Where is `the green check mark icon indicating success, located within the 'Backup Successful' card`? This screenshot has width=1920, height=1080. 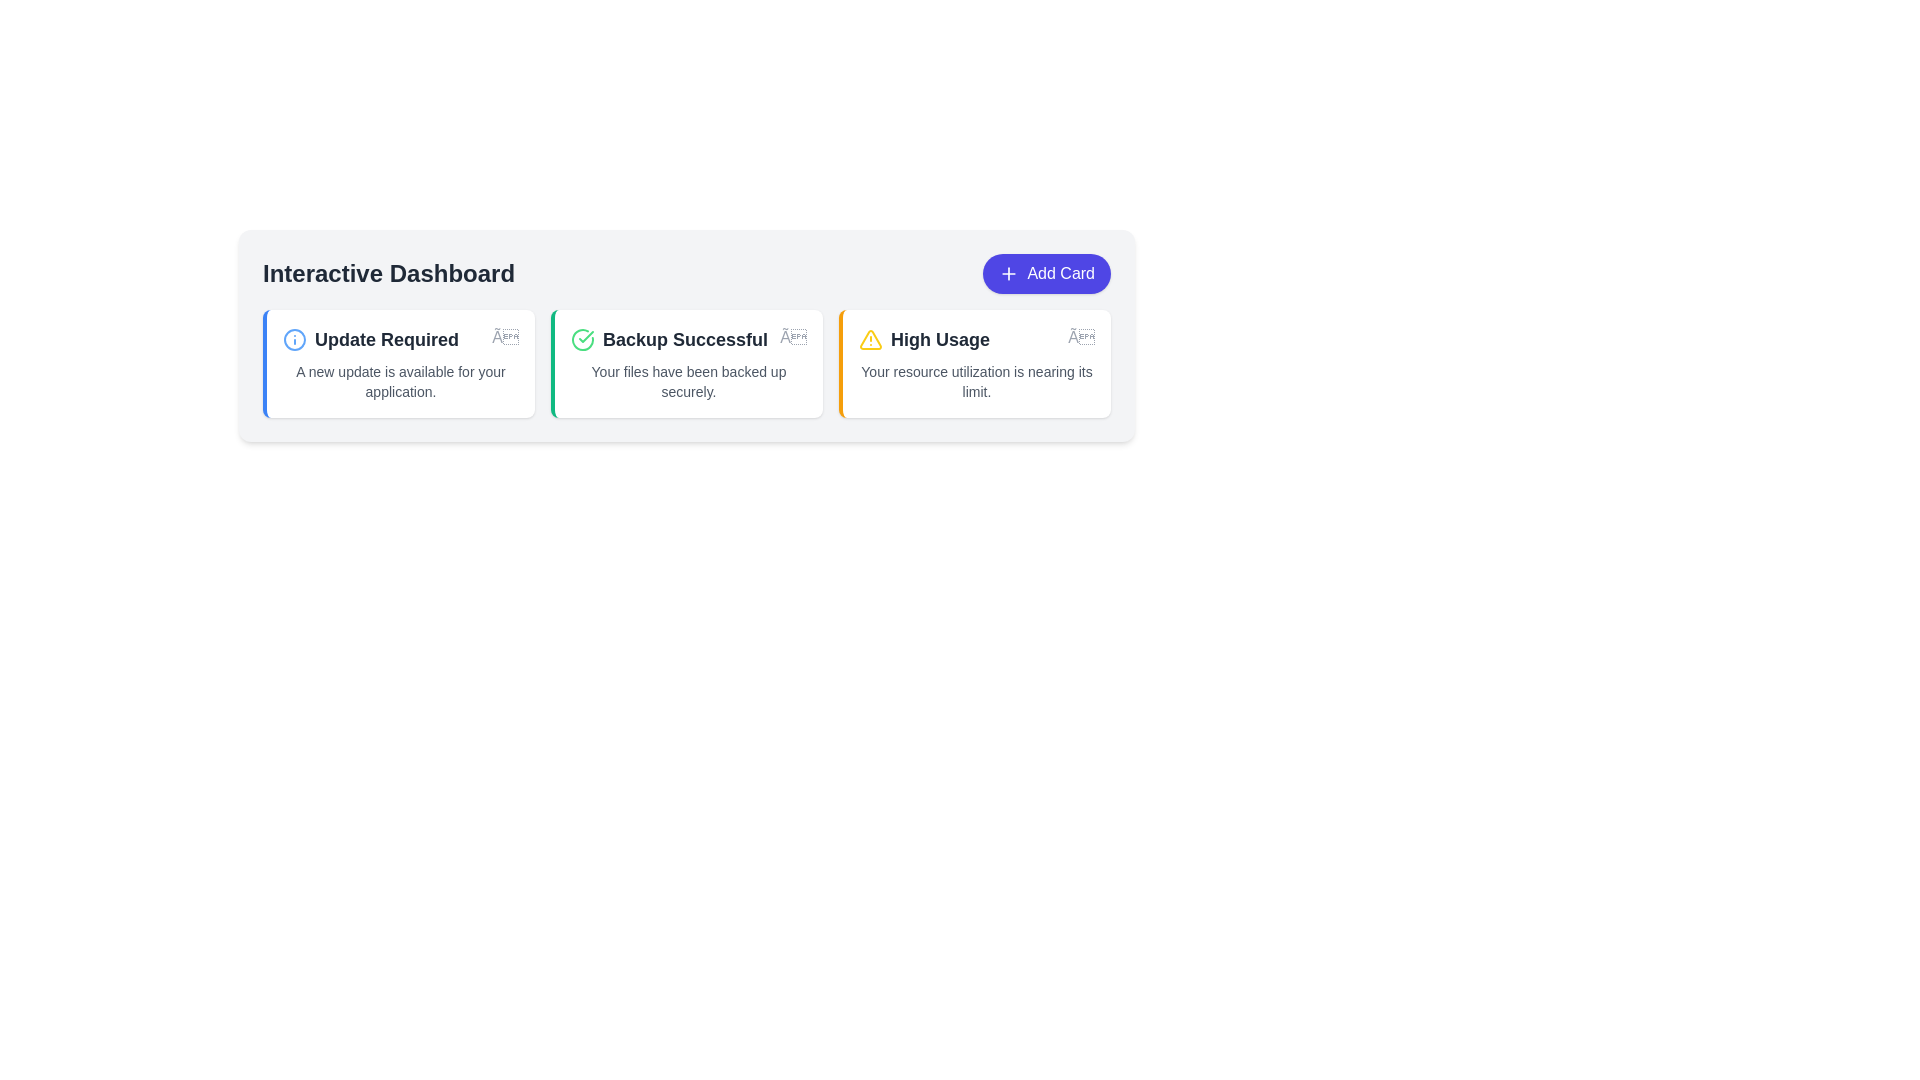 the green check mark icon indicating success, located within the 'Backup Successful' card is located at coordinates (585, 335).